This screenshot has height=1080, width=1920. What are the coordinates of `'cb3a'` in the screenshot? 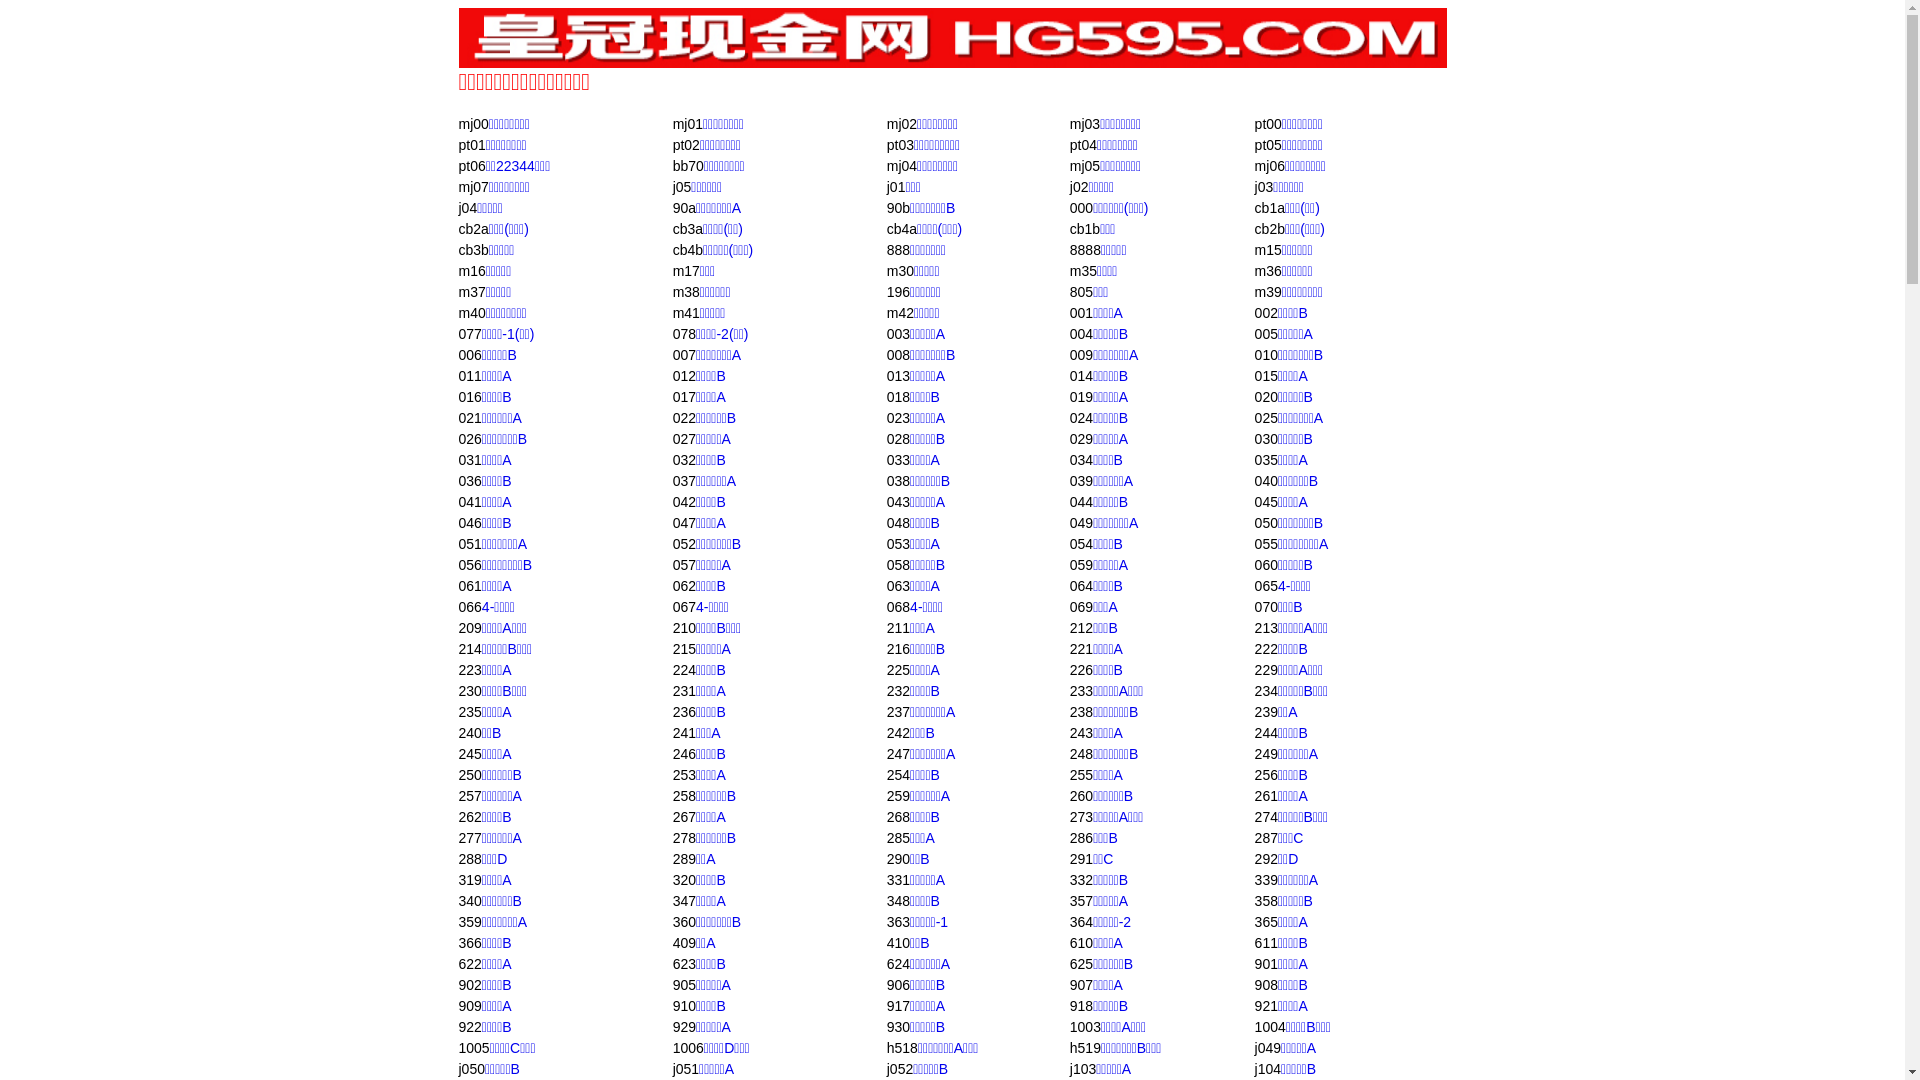 It's located at (687, 227).